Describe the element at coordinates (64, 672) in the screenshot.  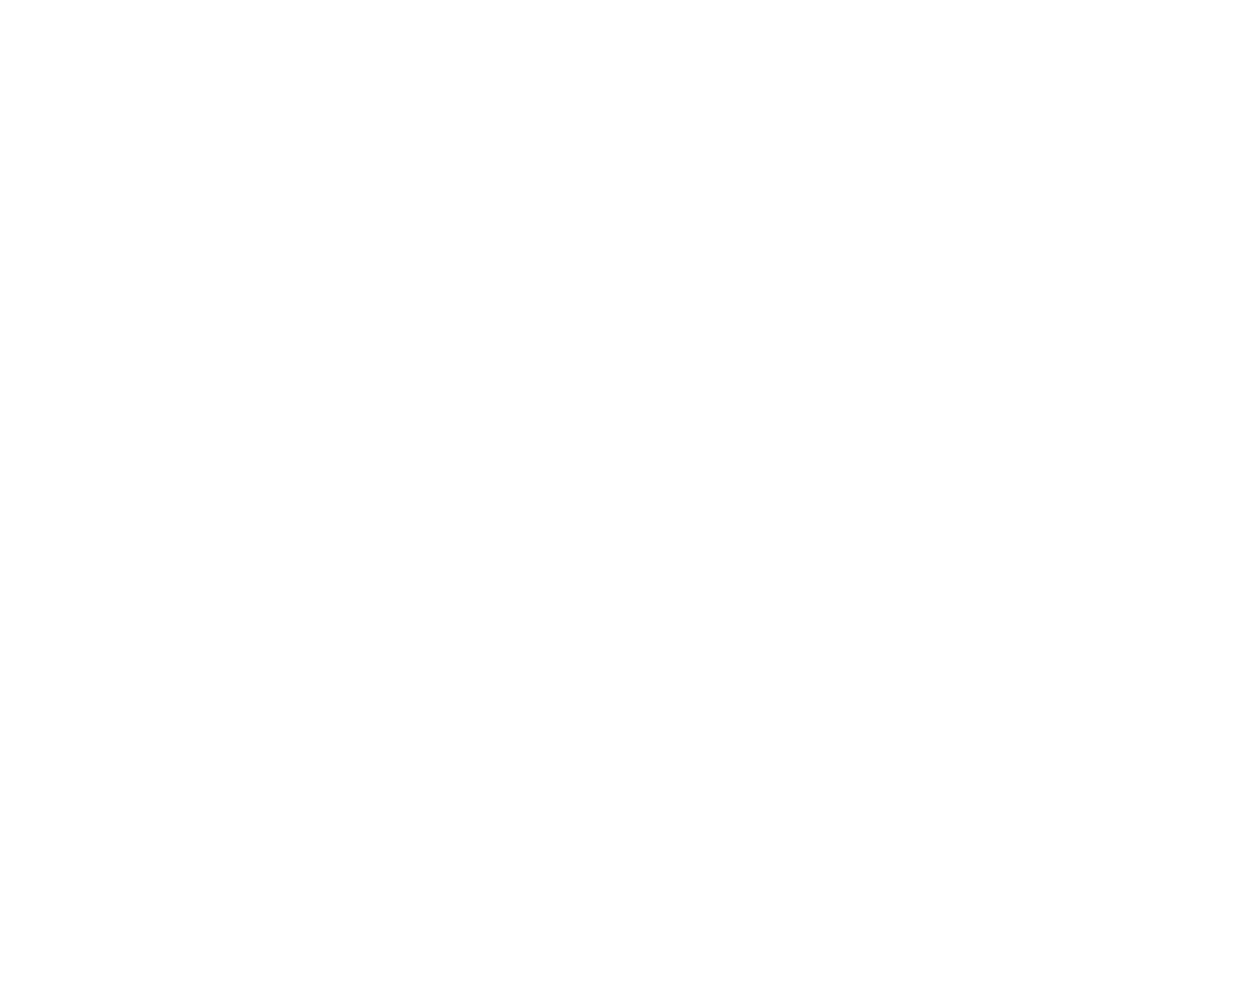
I see `'United Kingdom'` at that location.